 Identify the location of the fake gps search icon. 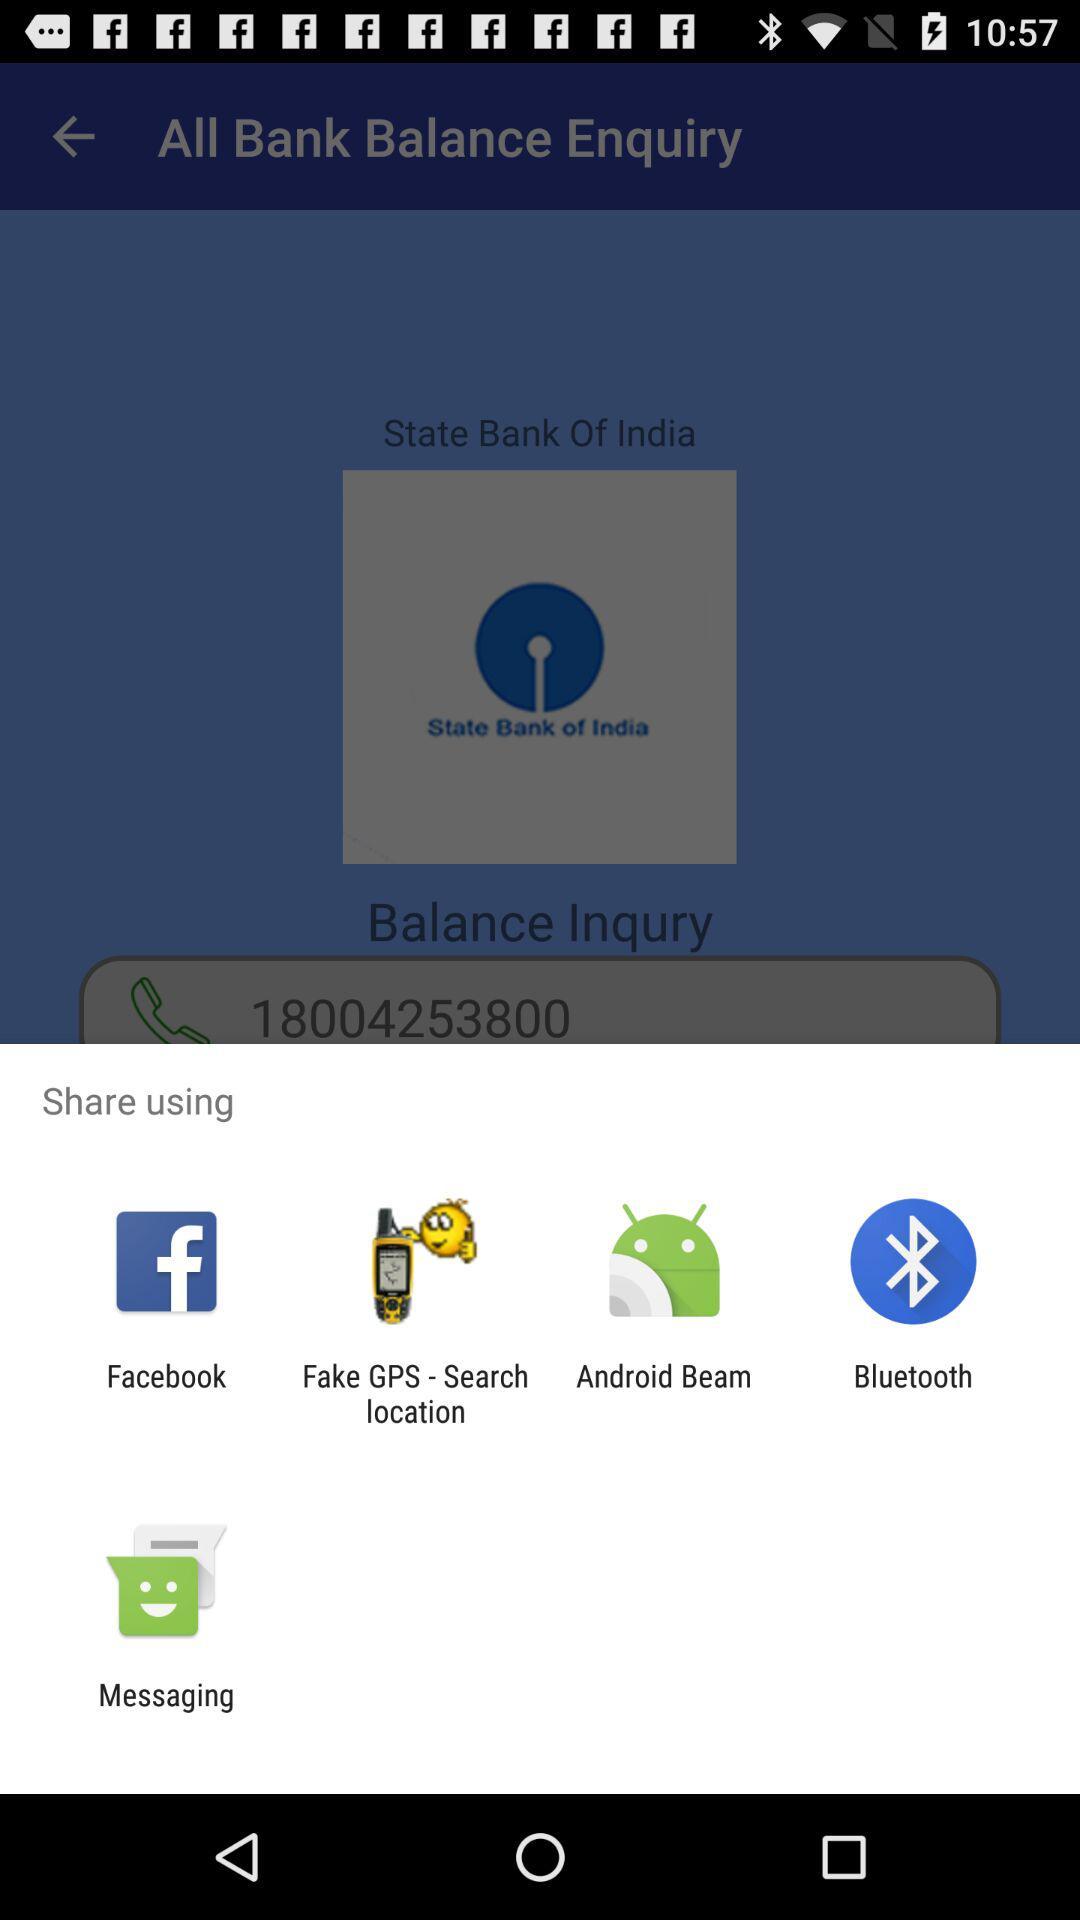
(414, 1392).